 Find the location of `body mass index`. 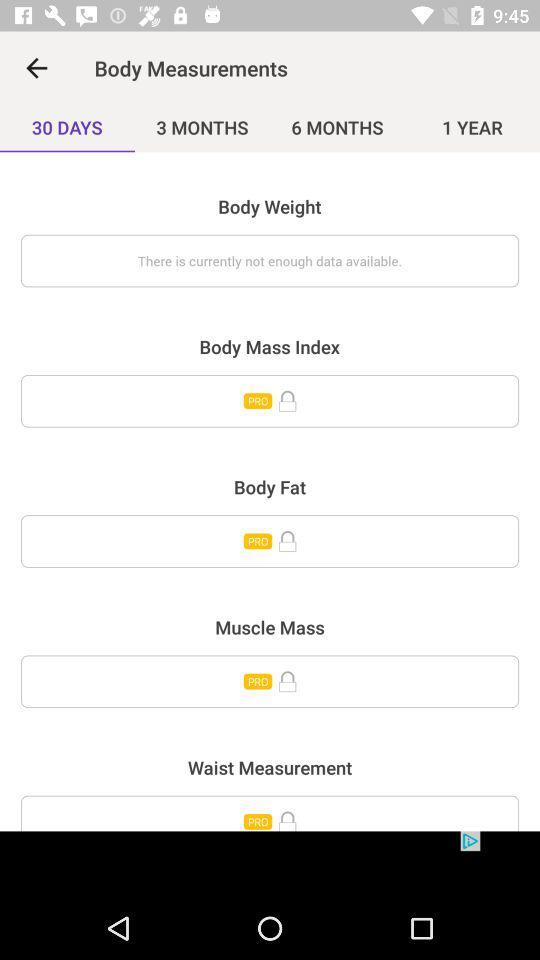

body mass index is located at coordinates (270, 400).